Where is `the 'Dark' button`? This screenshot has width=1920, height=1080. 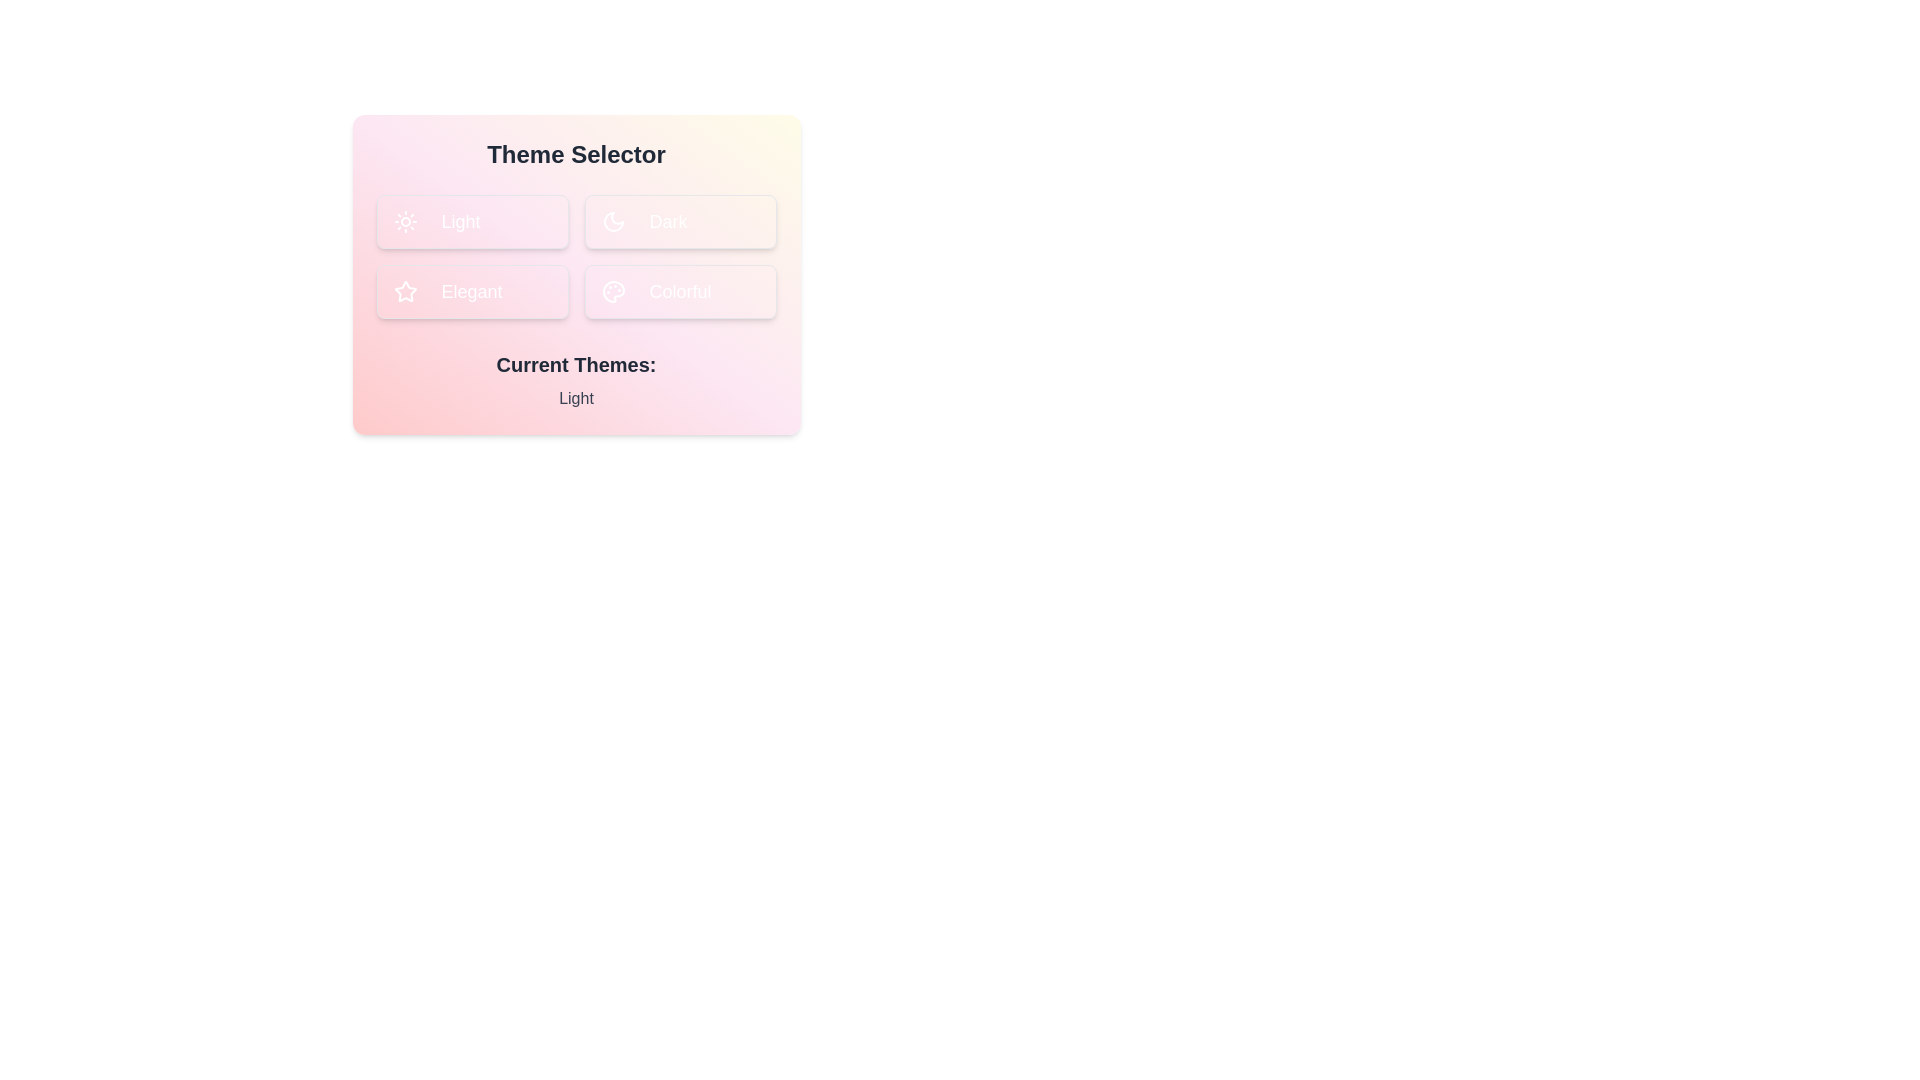 the 'Dark' button is located at coordinates (612, 222).